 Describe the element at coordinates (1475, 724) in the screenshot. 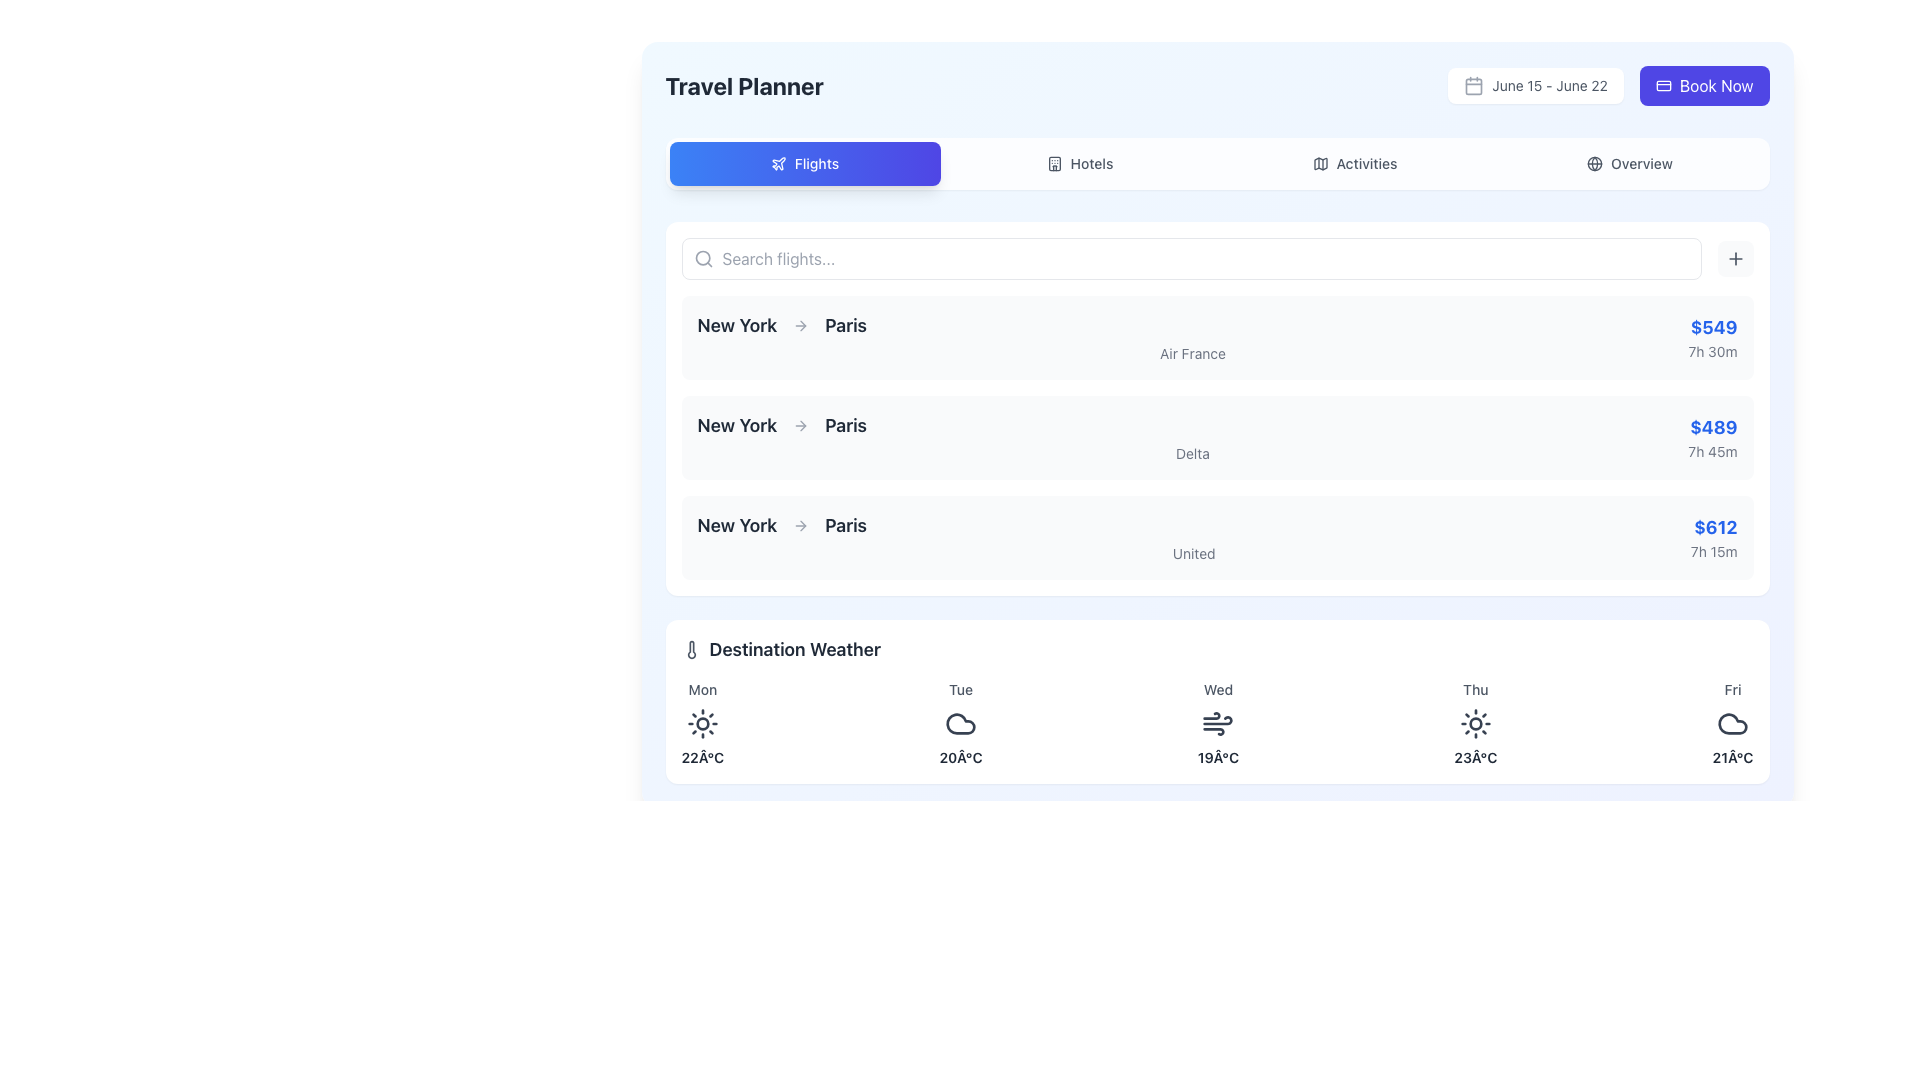

I see `the Weather Forecast Display that features a sun icon with the text 'Thu' above and '23°C' below, located in the bottom horizontal weather forecast row` at that location.